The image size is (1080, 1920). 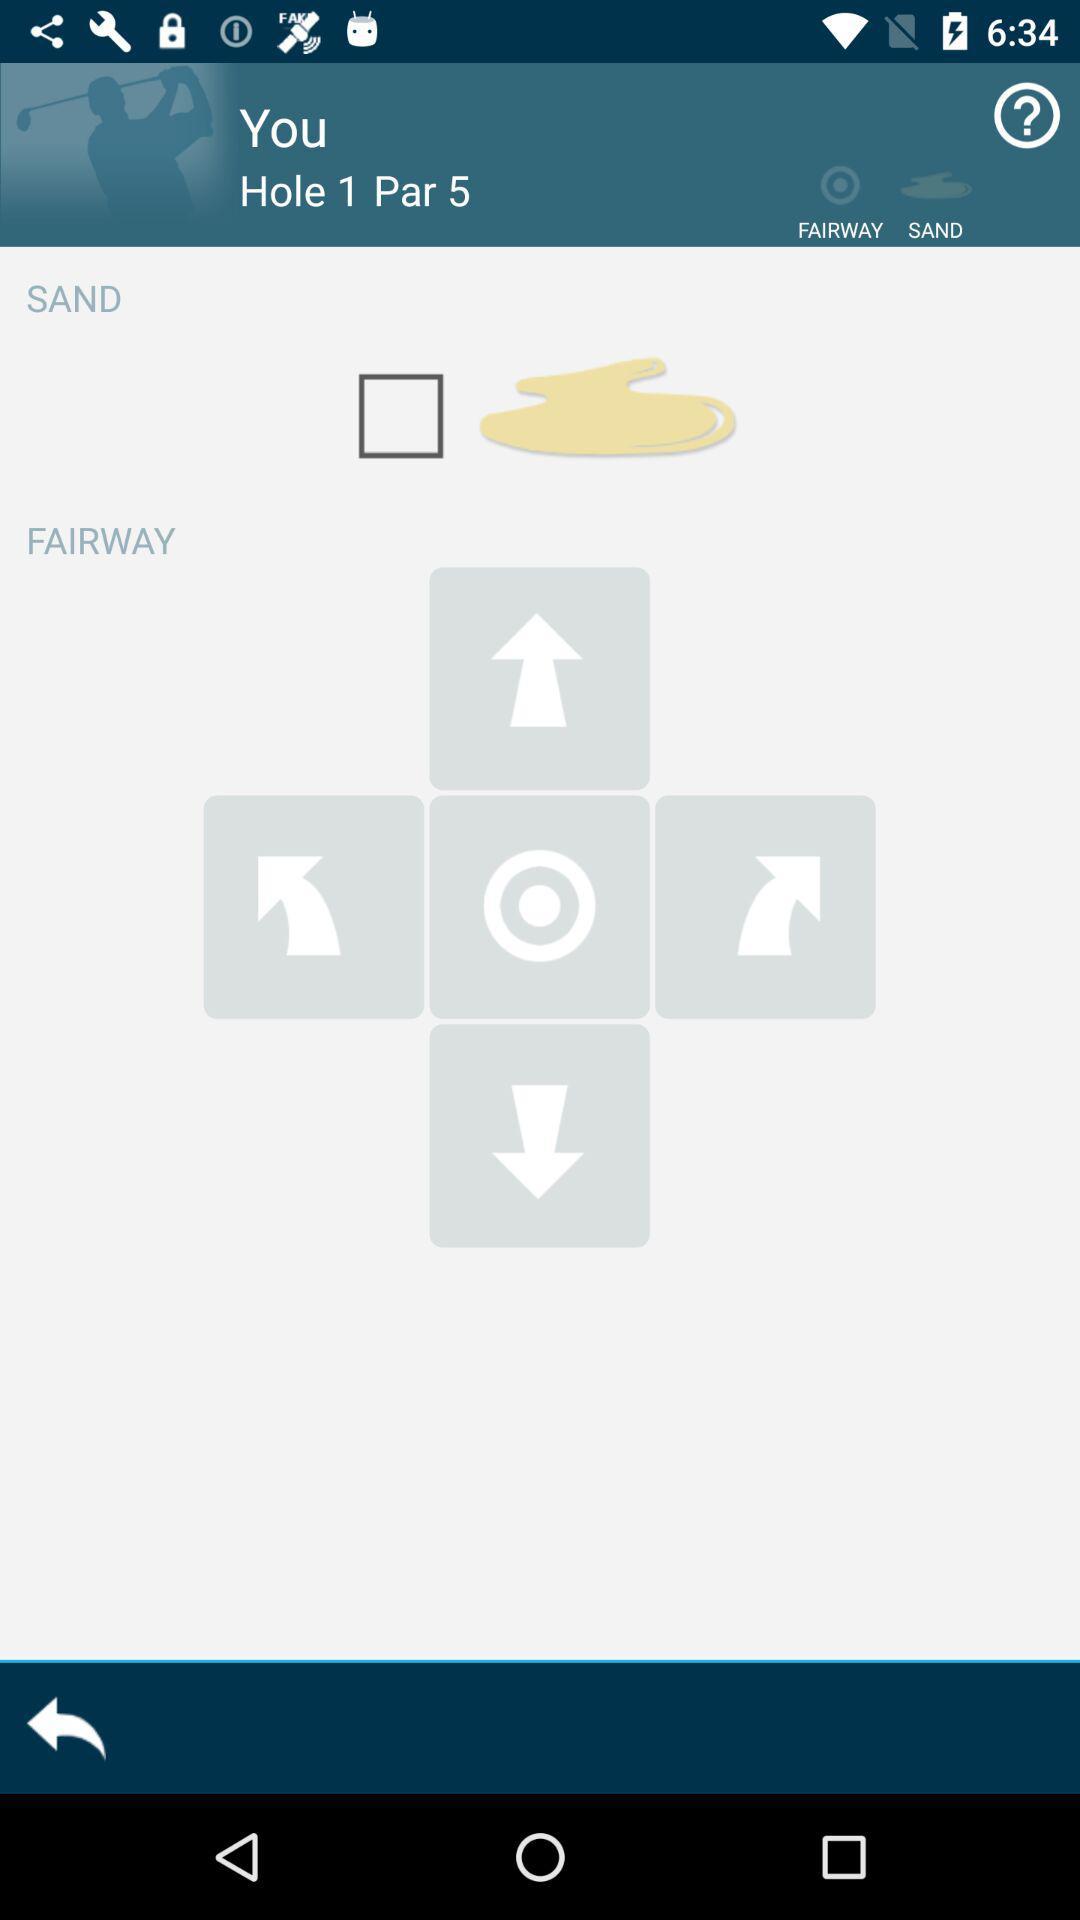 I want to click on idea for person, so click(x=119, y=153).